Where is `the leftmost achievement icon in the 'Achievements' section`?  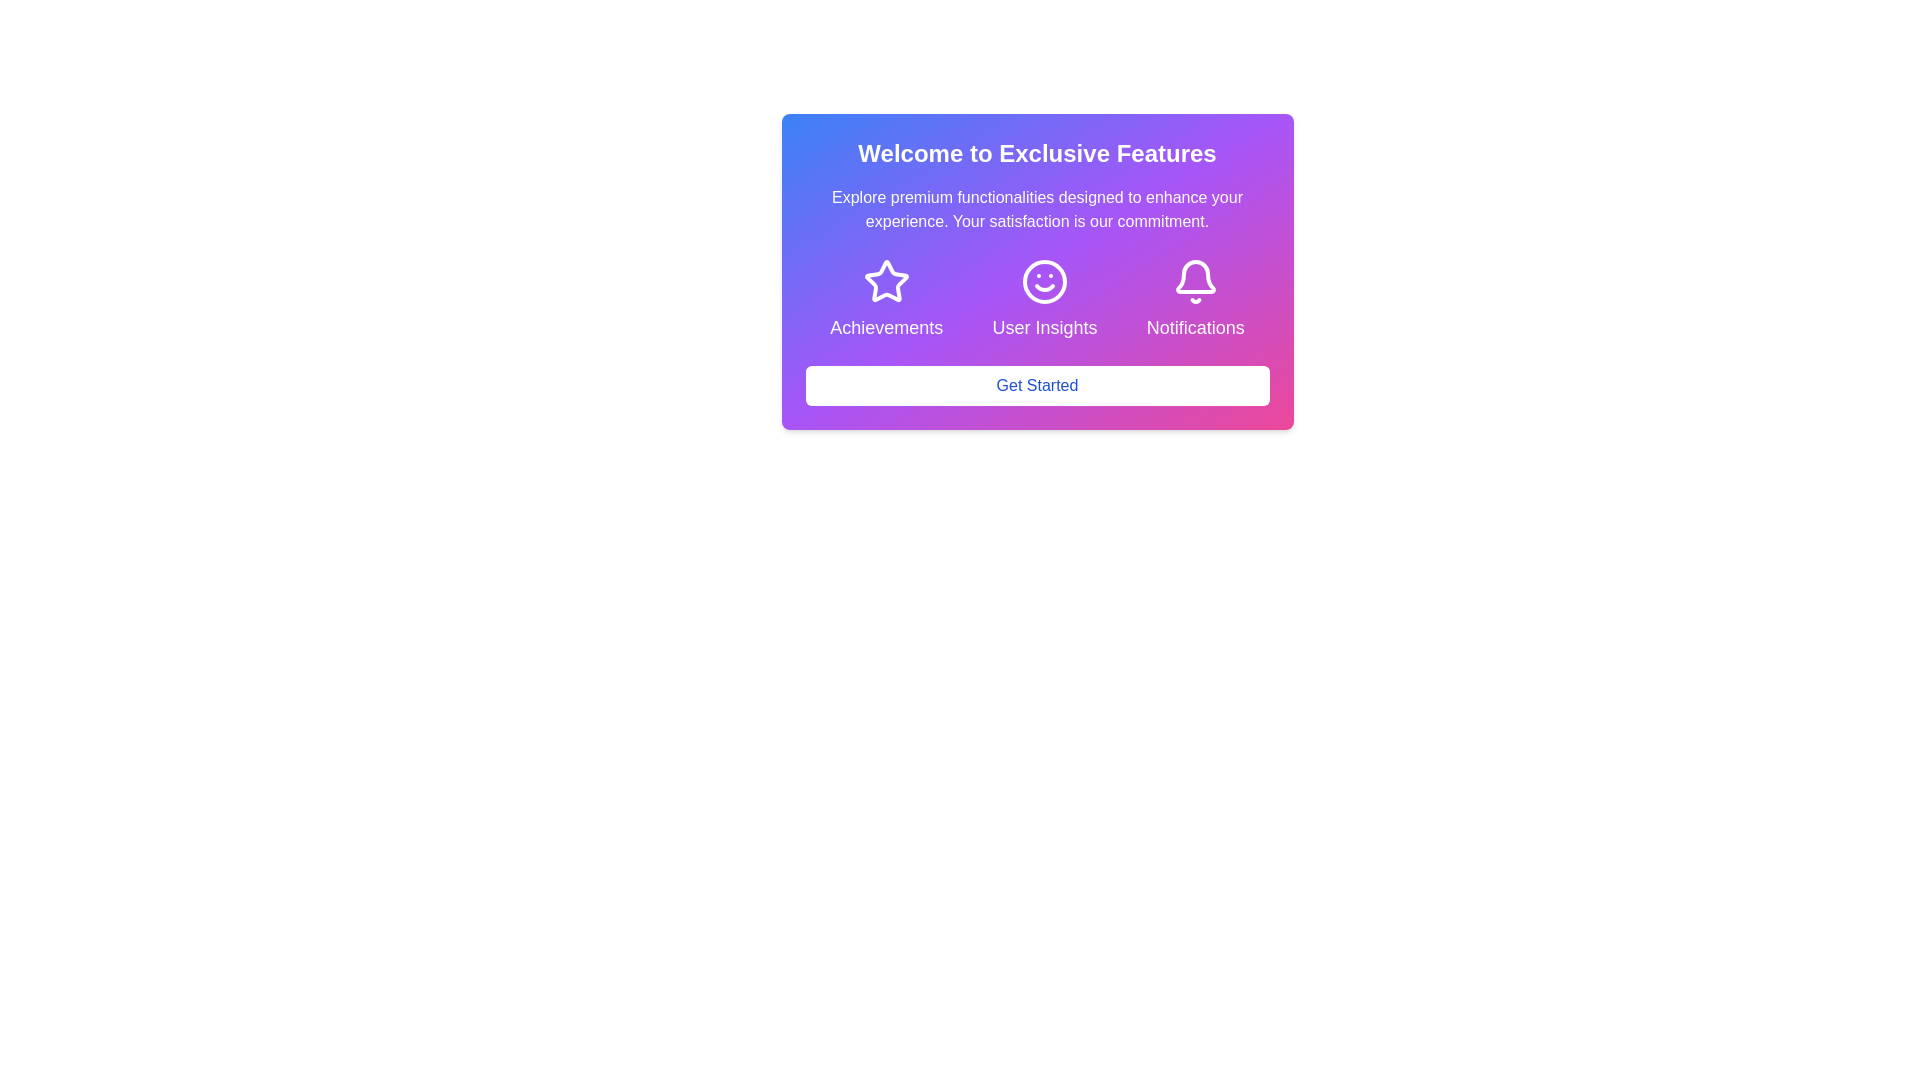 the leftmost achievement icon in the 'Achievements' section is located at coordinates (885, 281).